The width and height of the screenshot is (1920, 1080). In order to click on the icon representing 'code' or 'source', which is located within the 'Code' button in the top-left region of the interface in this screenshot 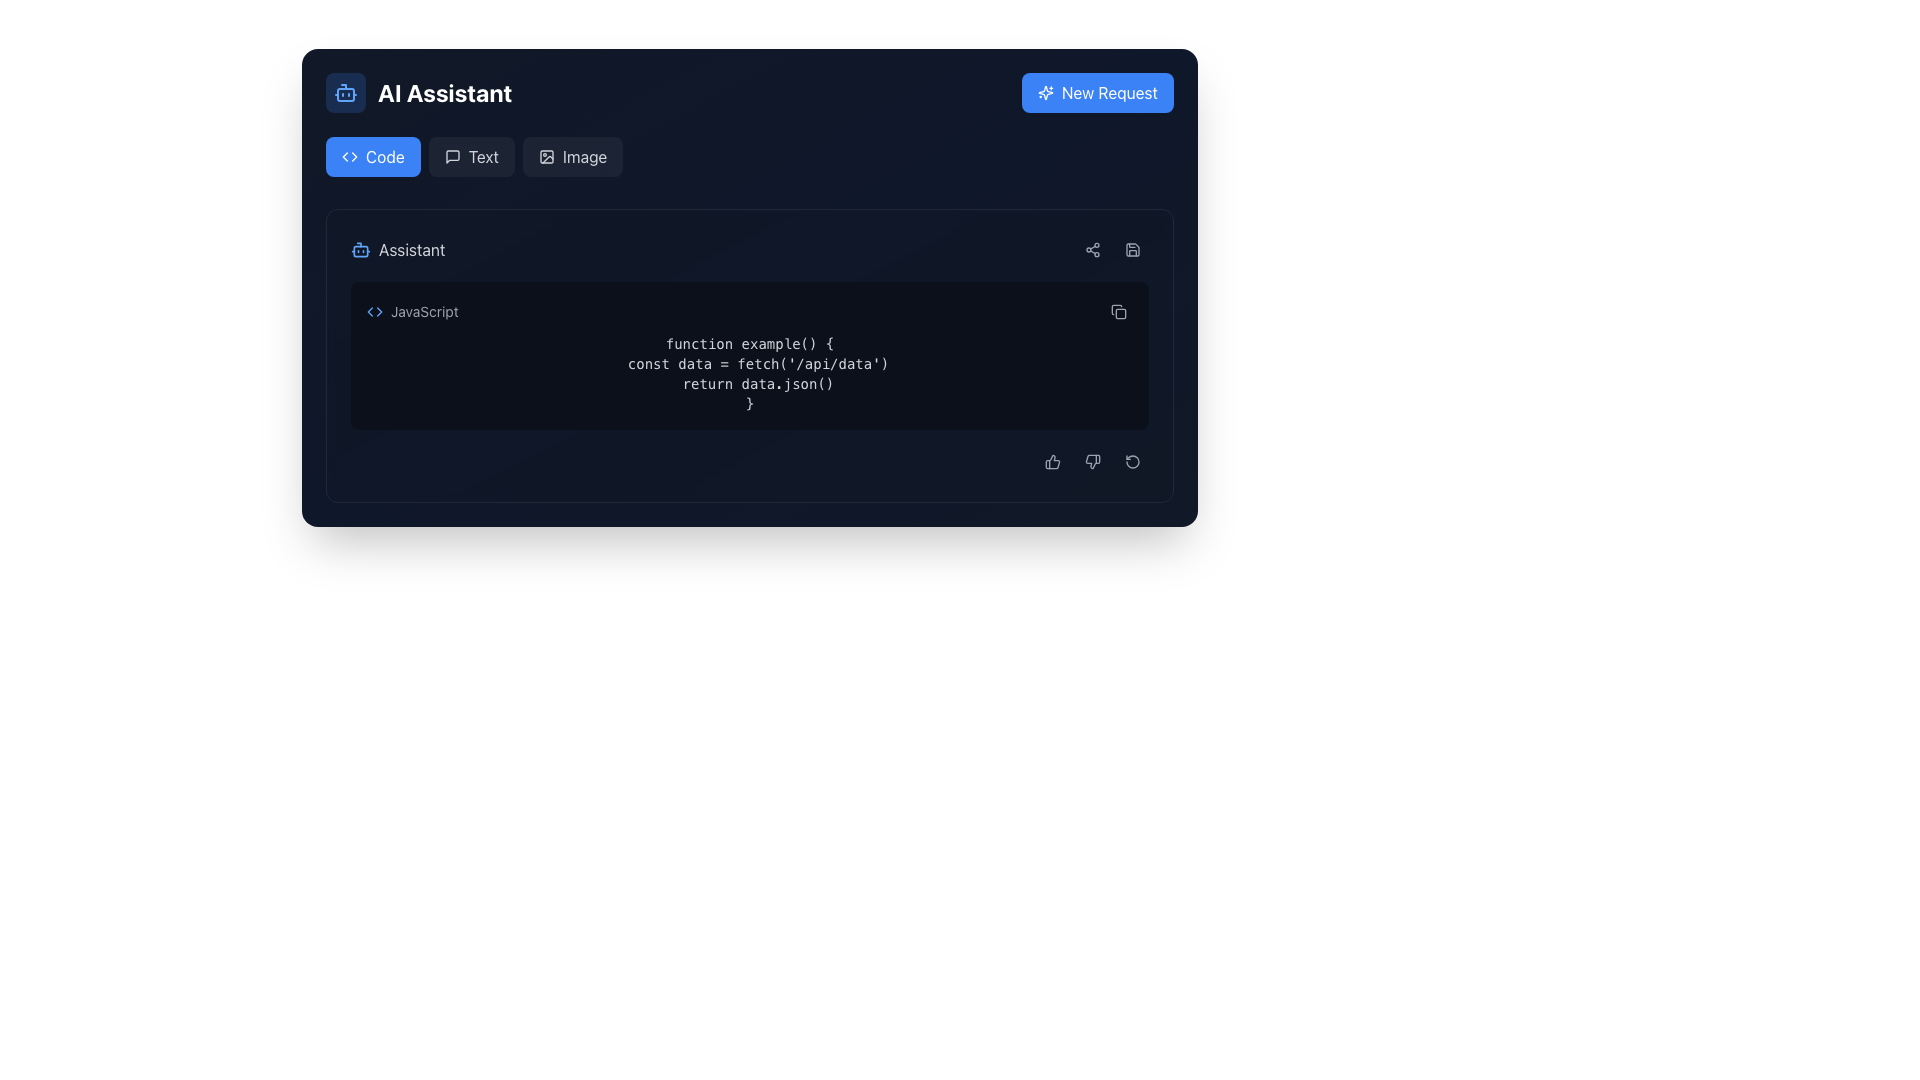, I will do `click(350, 156)`.